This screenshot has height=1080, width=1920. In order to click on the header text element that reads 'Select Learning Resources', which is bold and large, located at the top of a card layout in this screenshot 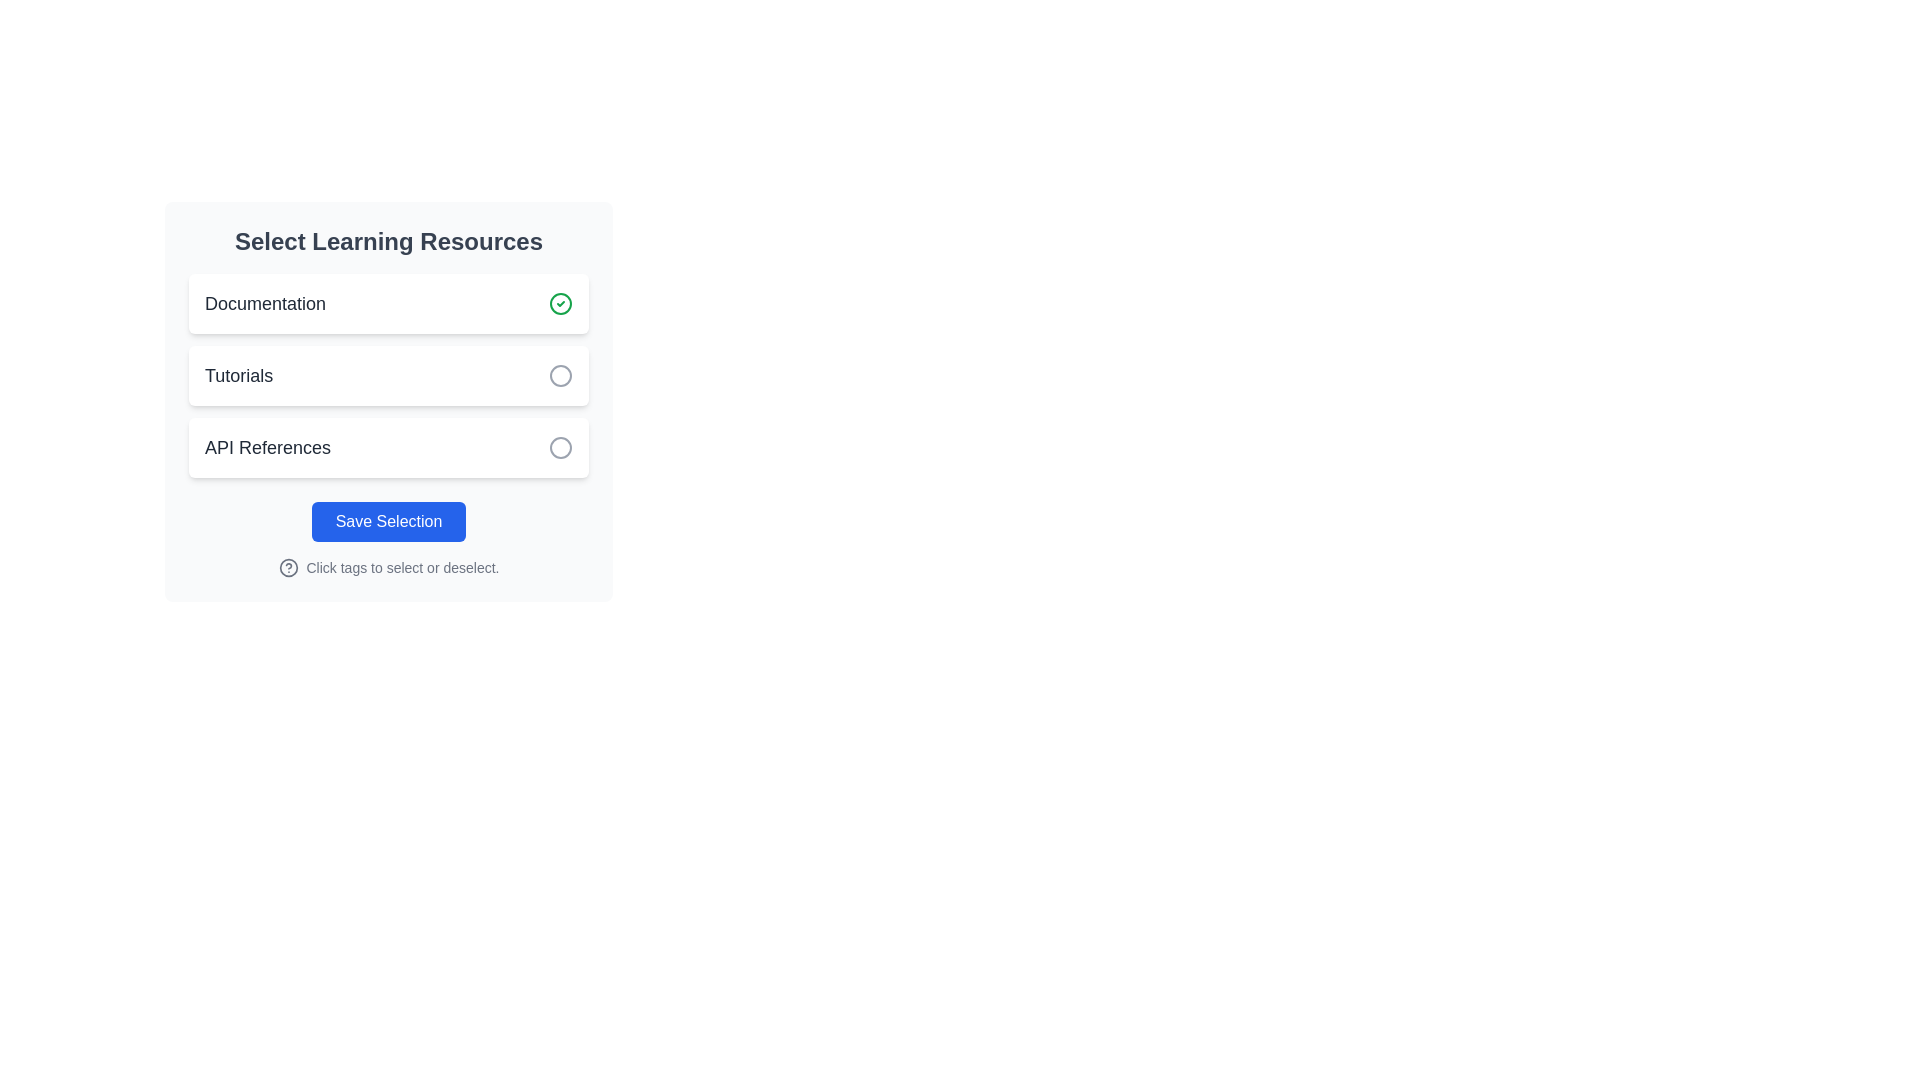, I will do `click(388, 241)`.